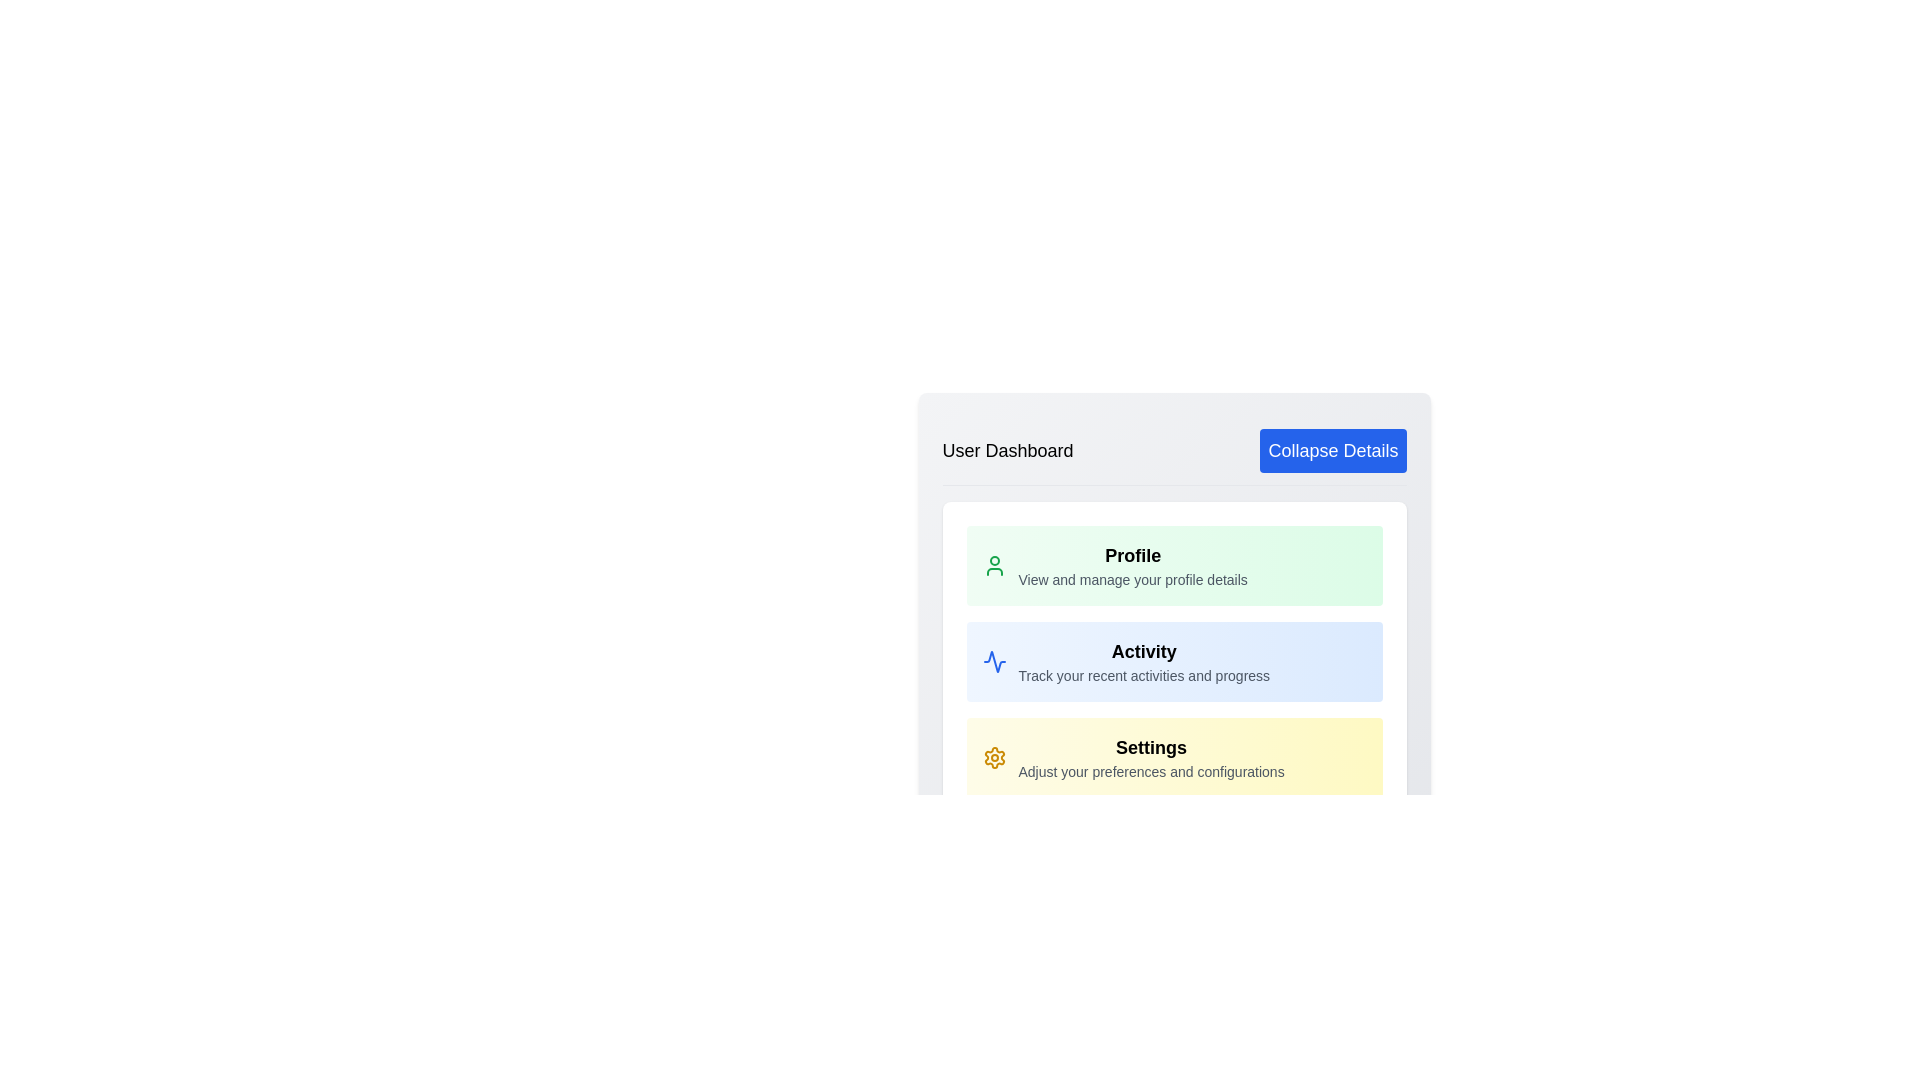 Image resolution: width=1920 pixels, height=1080 pixels. What do you see at coordinates (1008, 451) in the screenshot?
I see `the 'User Dashboard' text label, which is bold and aligned to the left at the top of the section, positioned to the left of the 'Collapse Details' button` at bounding box center [1008, 451].